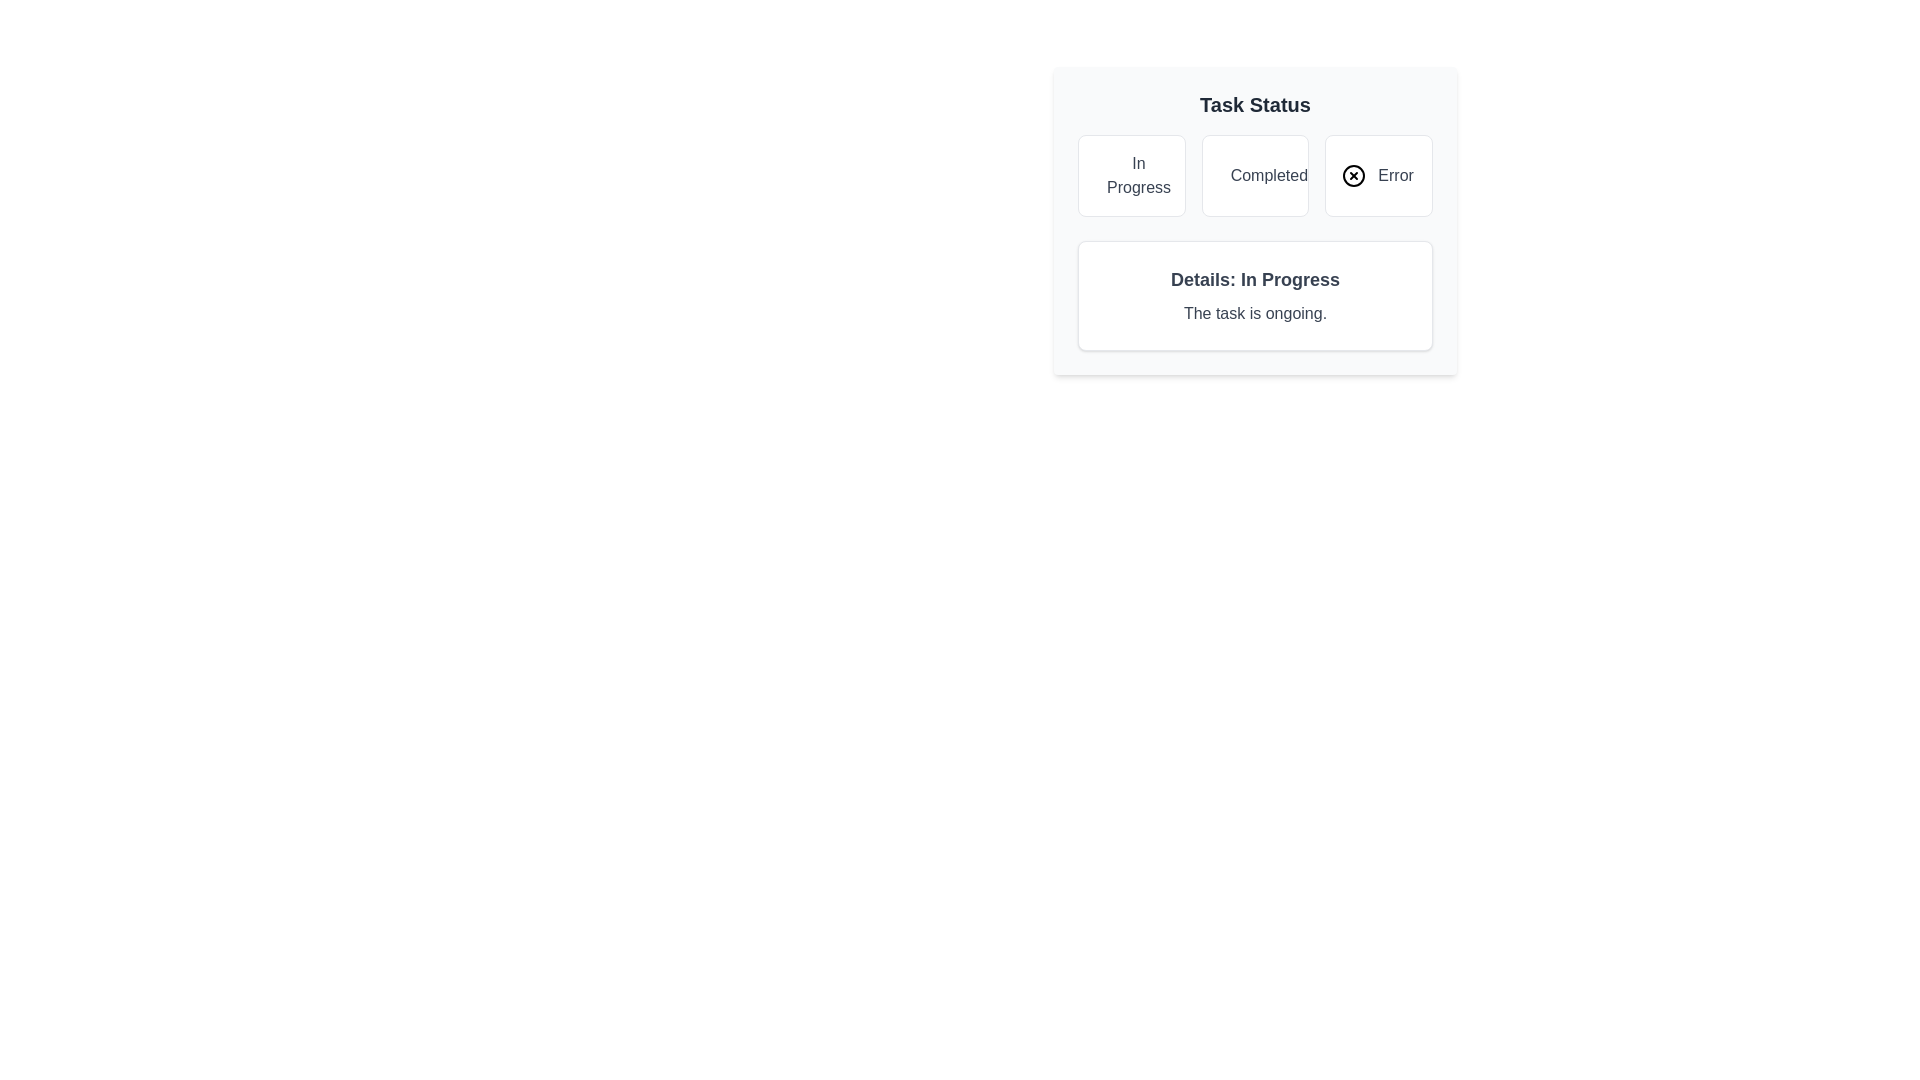 The width and height of the screenshot is (1920, 1080). I want to click on the error status Text Label positioned at the far right of the 'Task Status' group, which indicates a problematic state, so click(1395, 175).